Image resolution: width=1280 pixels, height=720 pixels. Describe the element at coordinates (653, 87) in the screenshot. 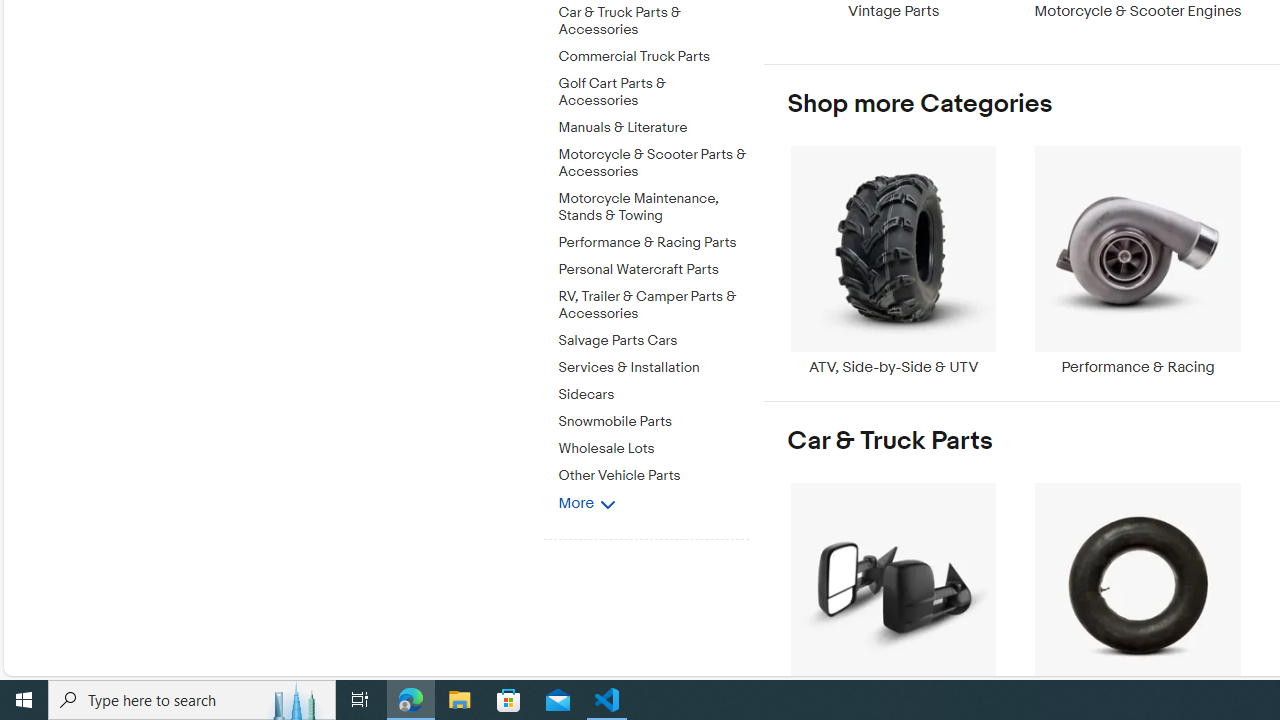

I see `'Golf Cart Parts & Accessories'` at that location.